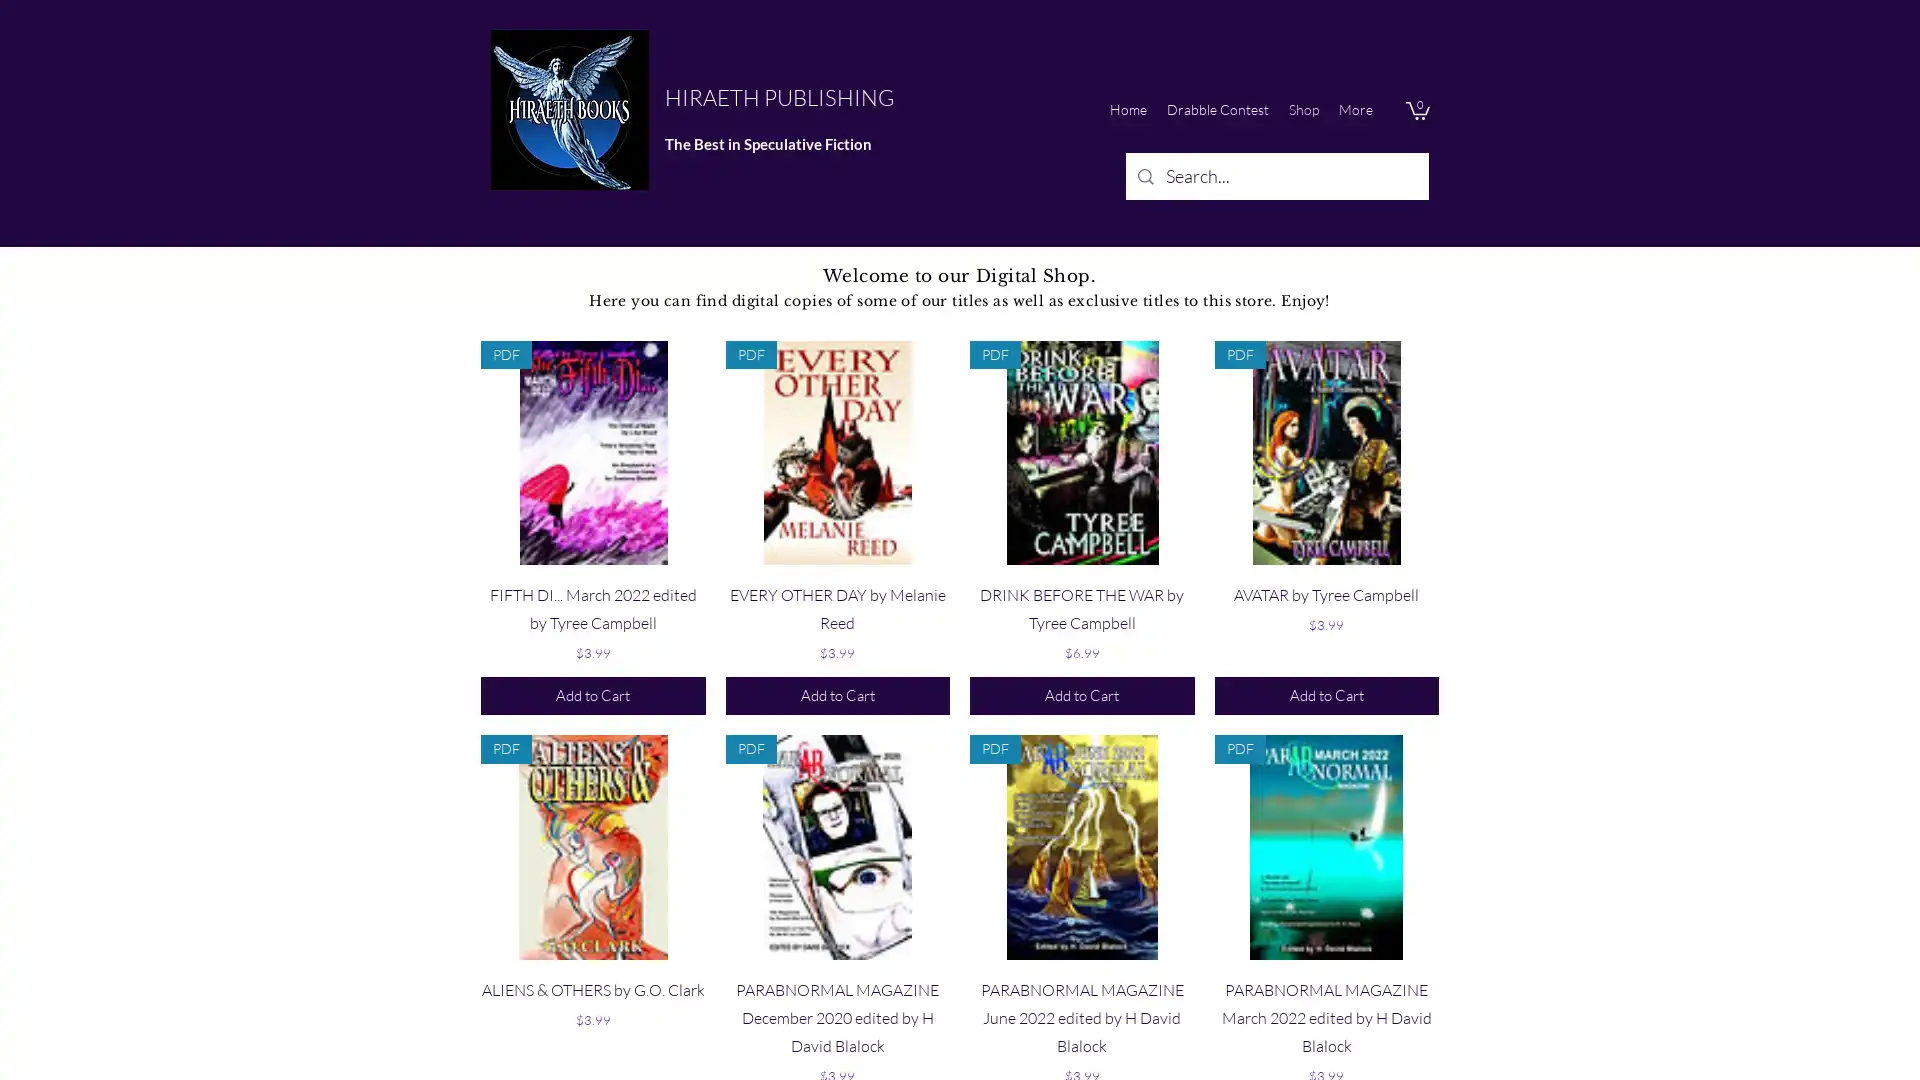  Describe the element at coordinates (1080, 589) in the screenshot. I see `Quick View` at that location.